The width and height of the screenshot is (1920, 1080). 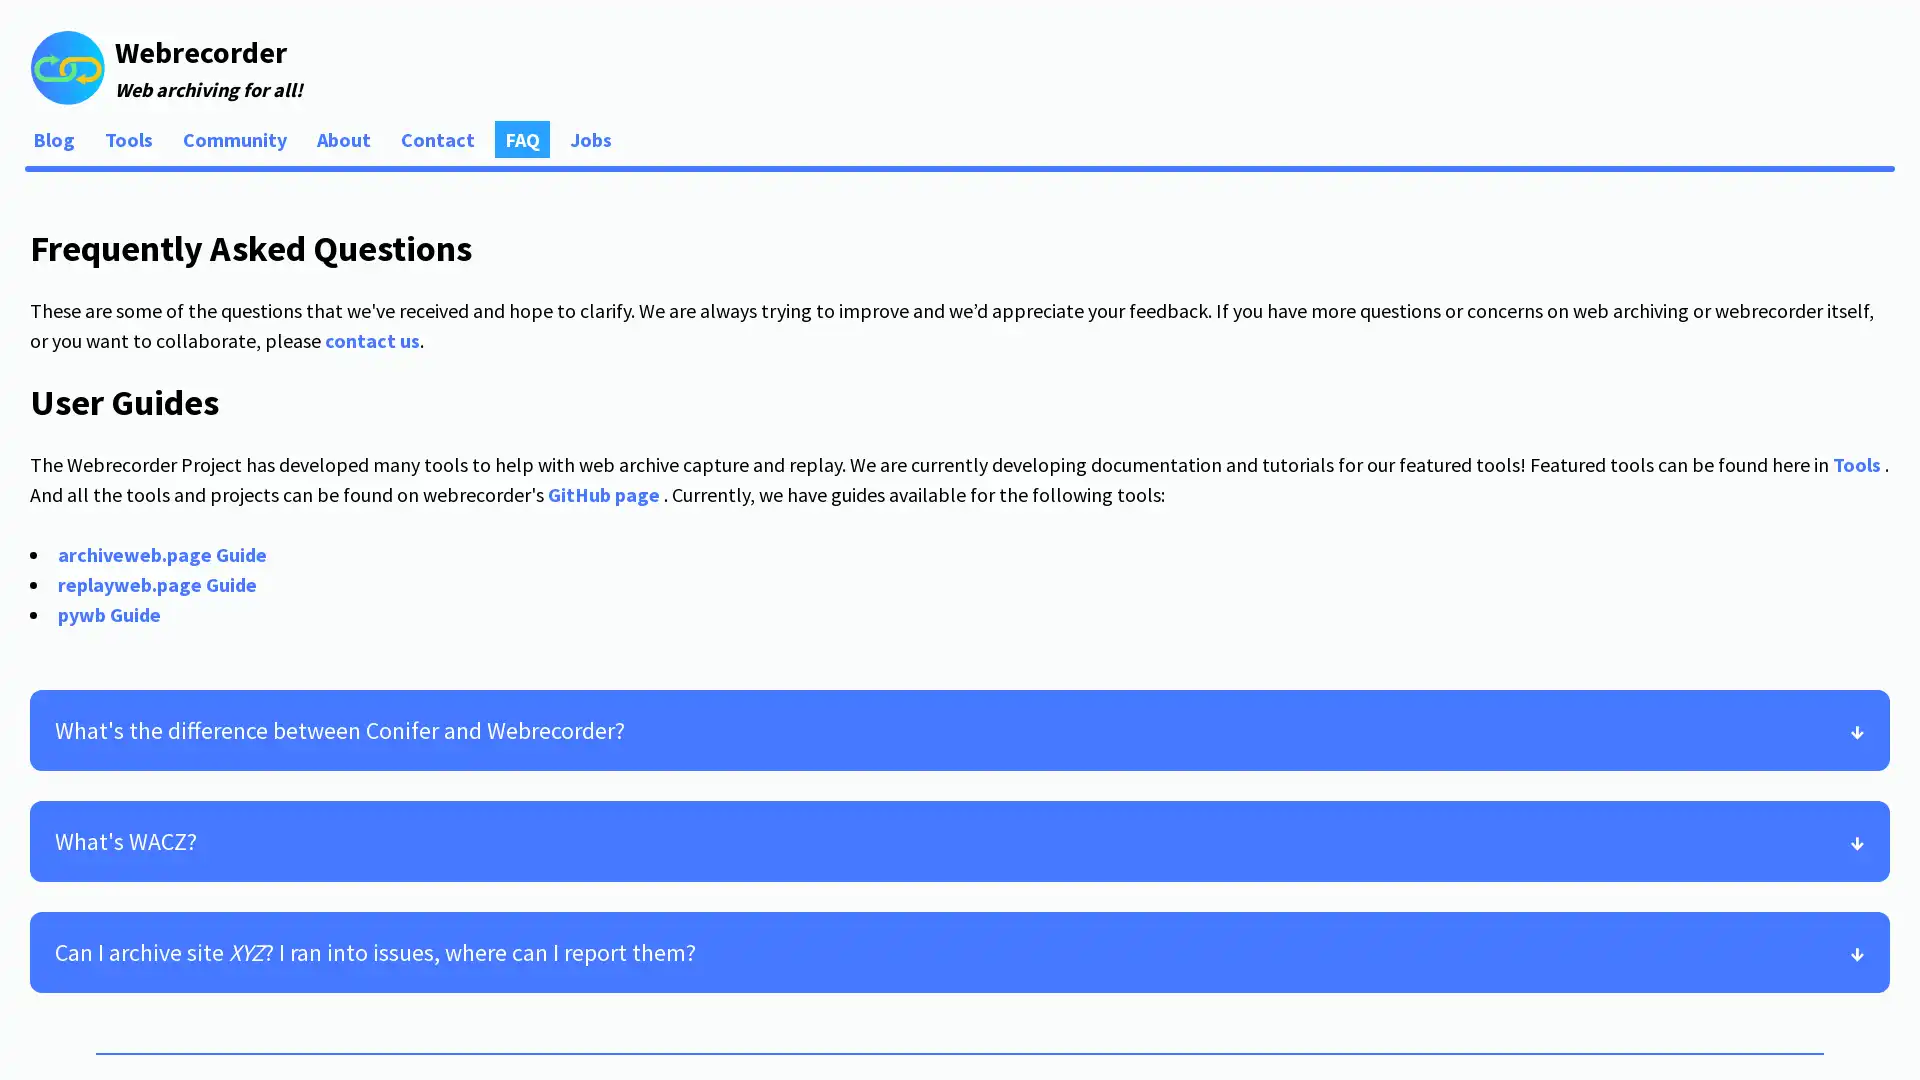 What do you see at coordinates (960, 729) in the screenshot?
I see `What's the difference between Conifer and Webrecorder?` at bounding box center [960, 729].